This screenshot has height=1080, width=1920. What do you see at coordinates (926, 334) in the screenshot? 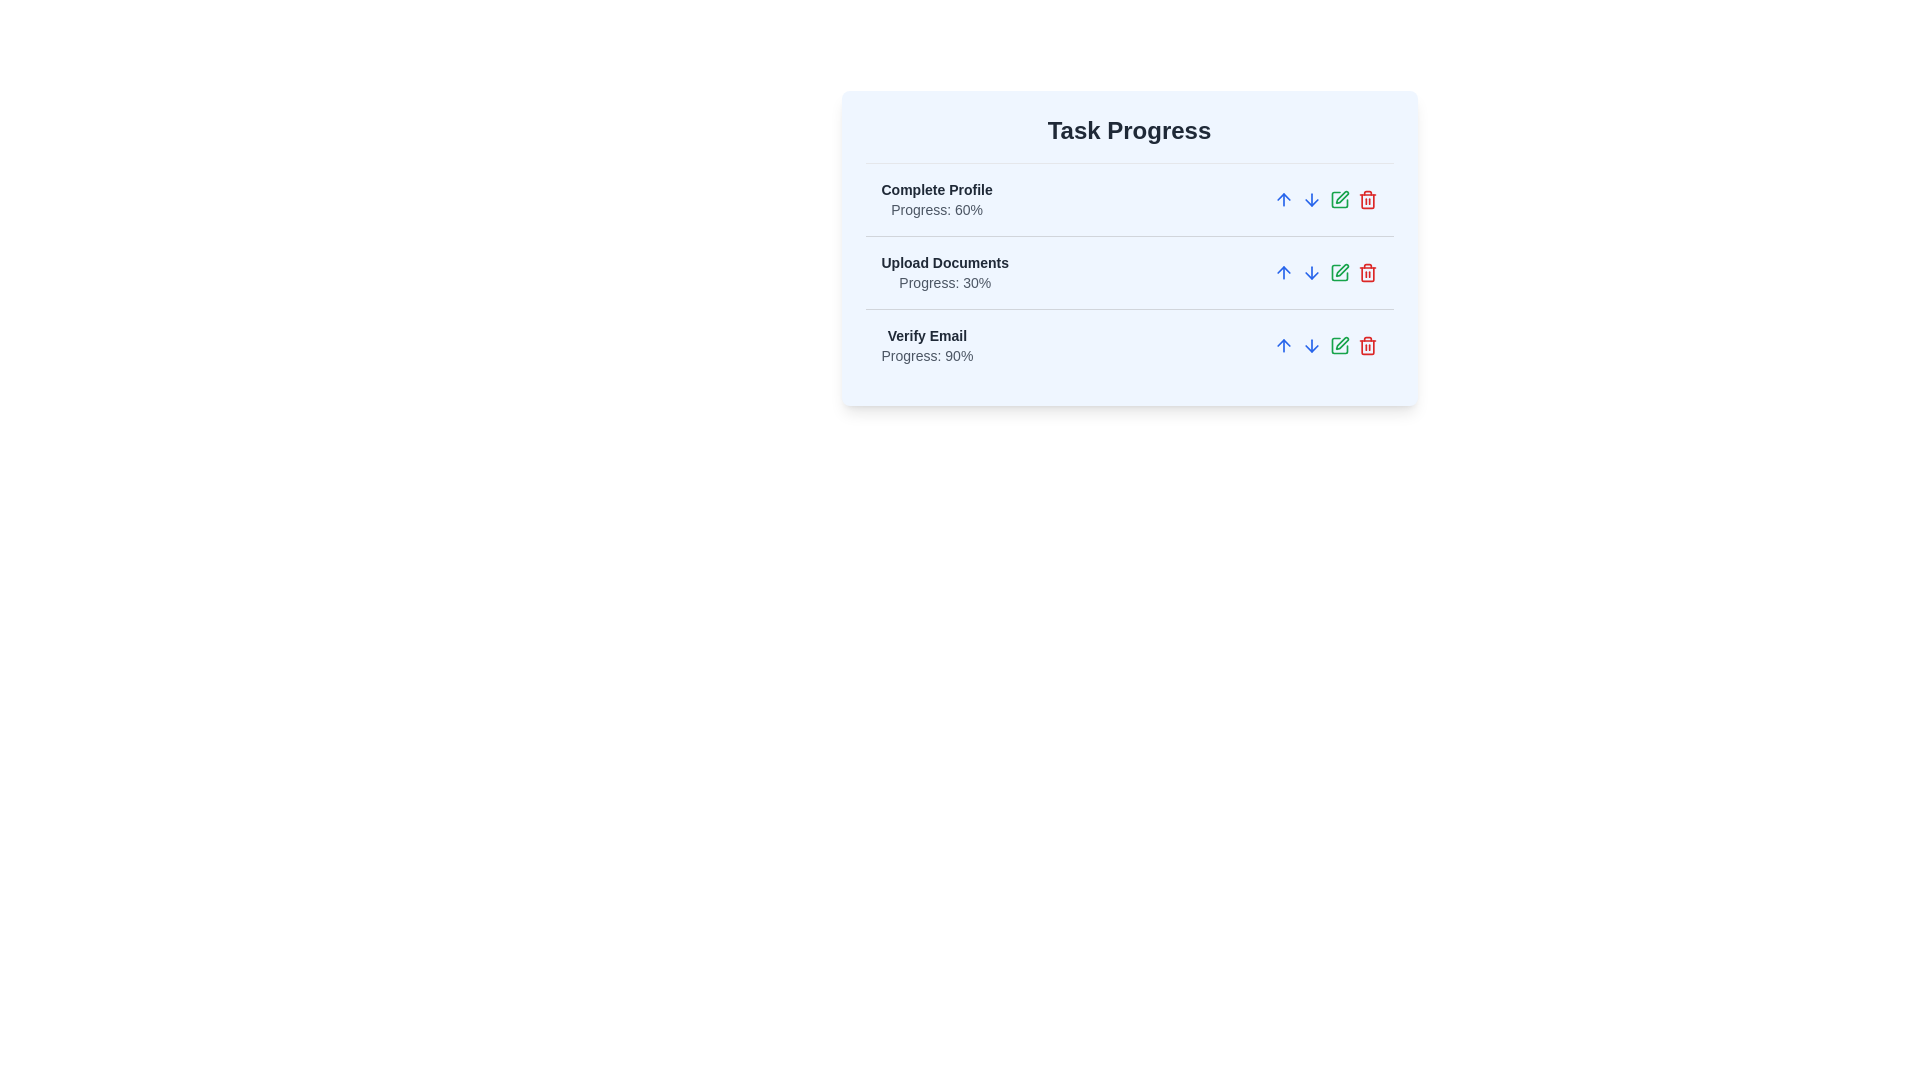
I see `the 'Verify Email' label, which prominently displays the phrase in bold dark gray font, located in the upper portion of a progress section` at bounding box center [926, 334].